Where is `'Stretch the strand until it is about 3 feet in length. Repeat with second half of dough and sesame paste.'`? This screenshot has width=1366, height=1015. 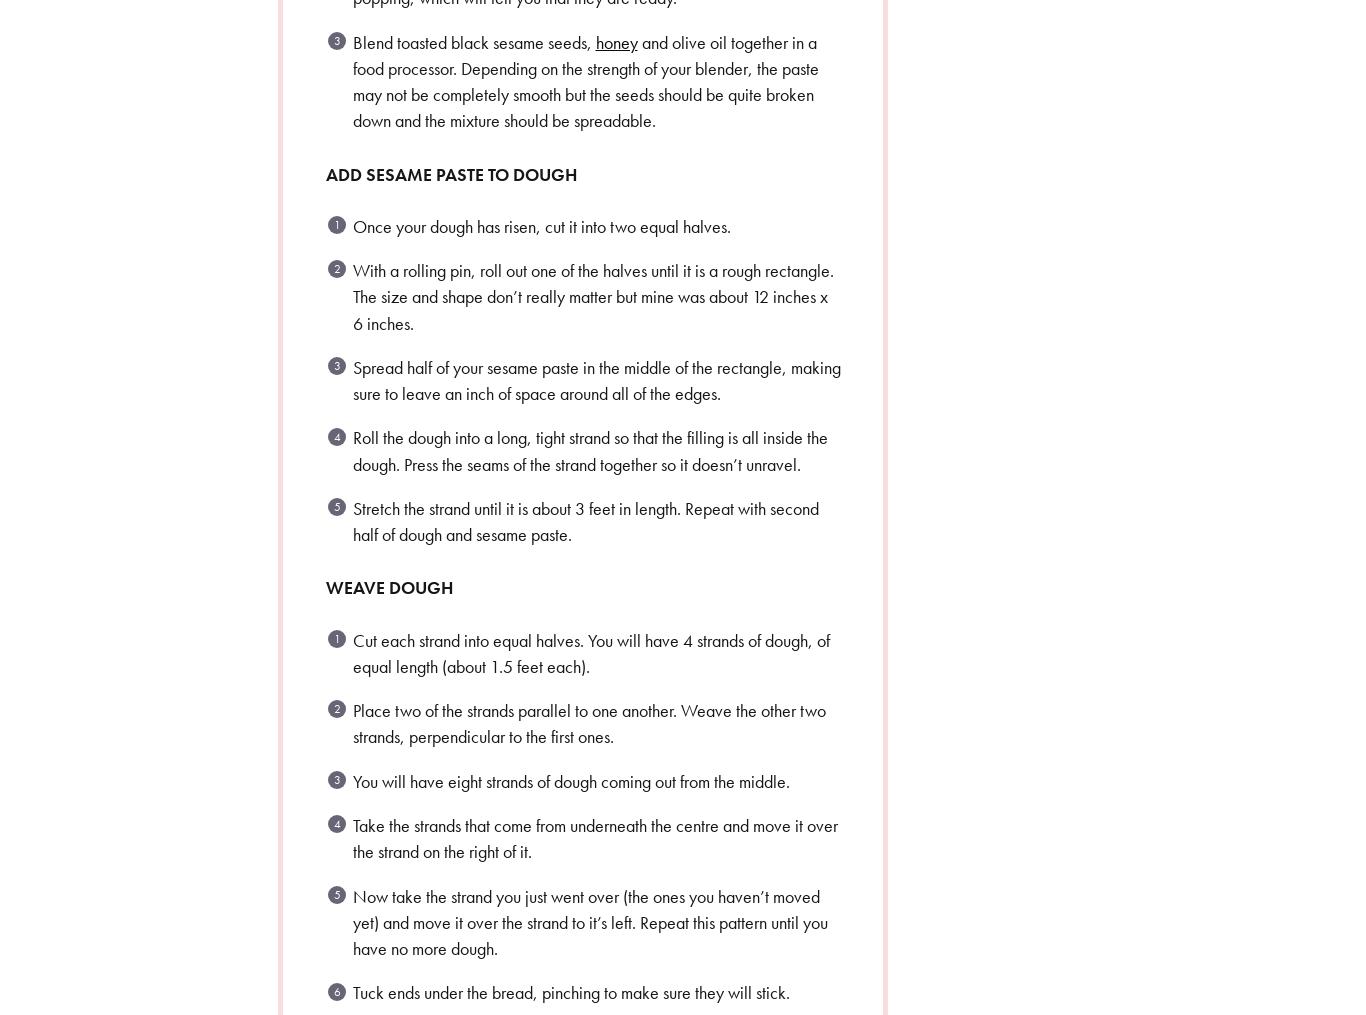
'Stretch the strand until it is about 3 feet in length. Repeat with second half of dough and sesame paste.' is located at coordinates (584, 520).